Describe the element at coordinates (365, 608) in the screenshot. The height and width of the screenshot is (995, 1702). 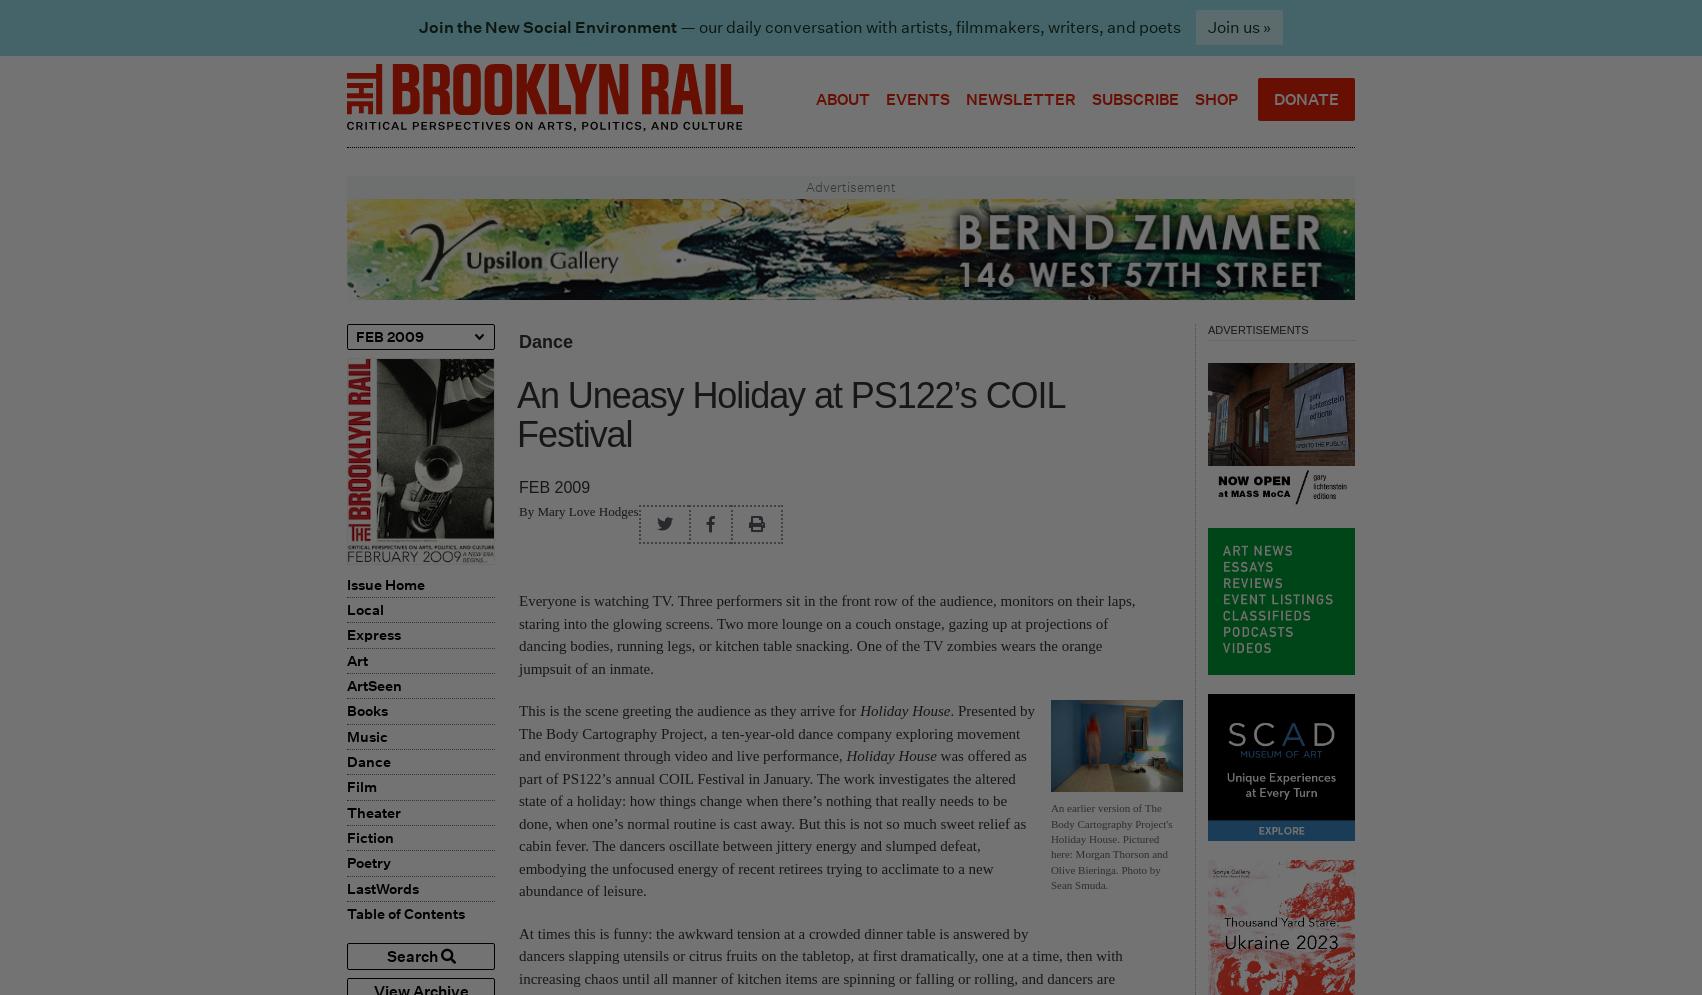
I see `'Local'` at that location.